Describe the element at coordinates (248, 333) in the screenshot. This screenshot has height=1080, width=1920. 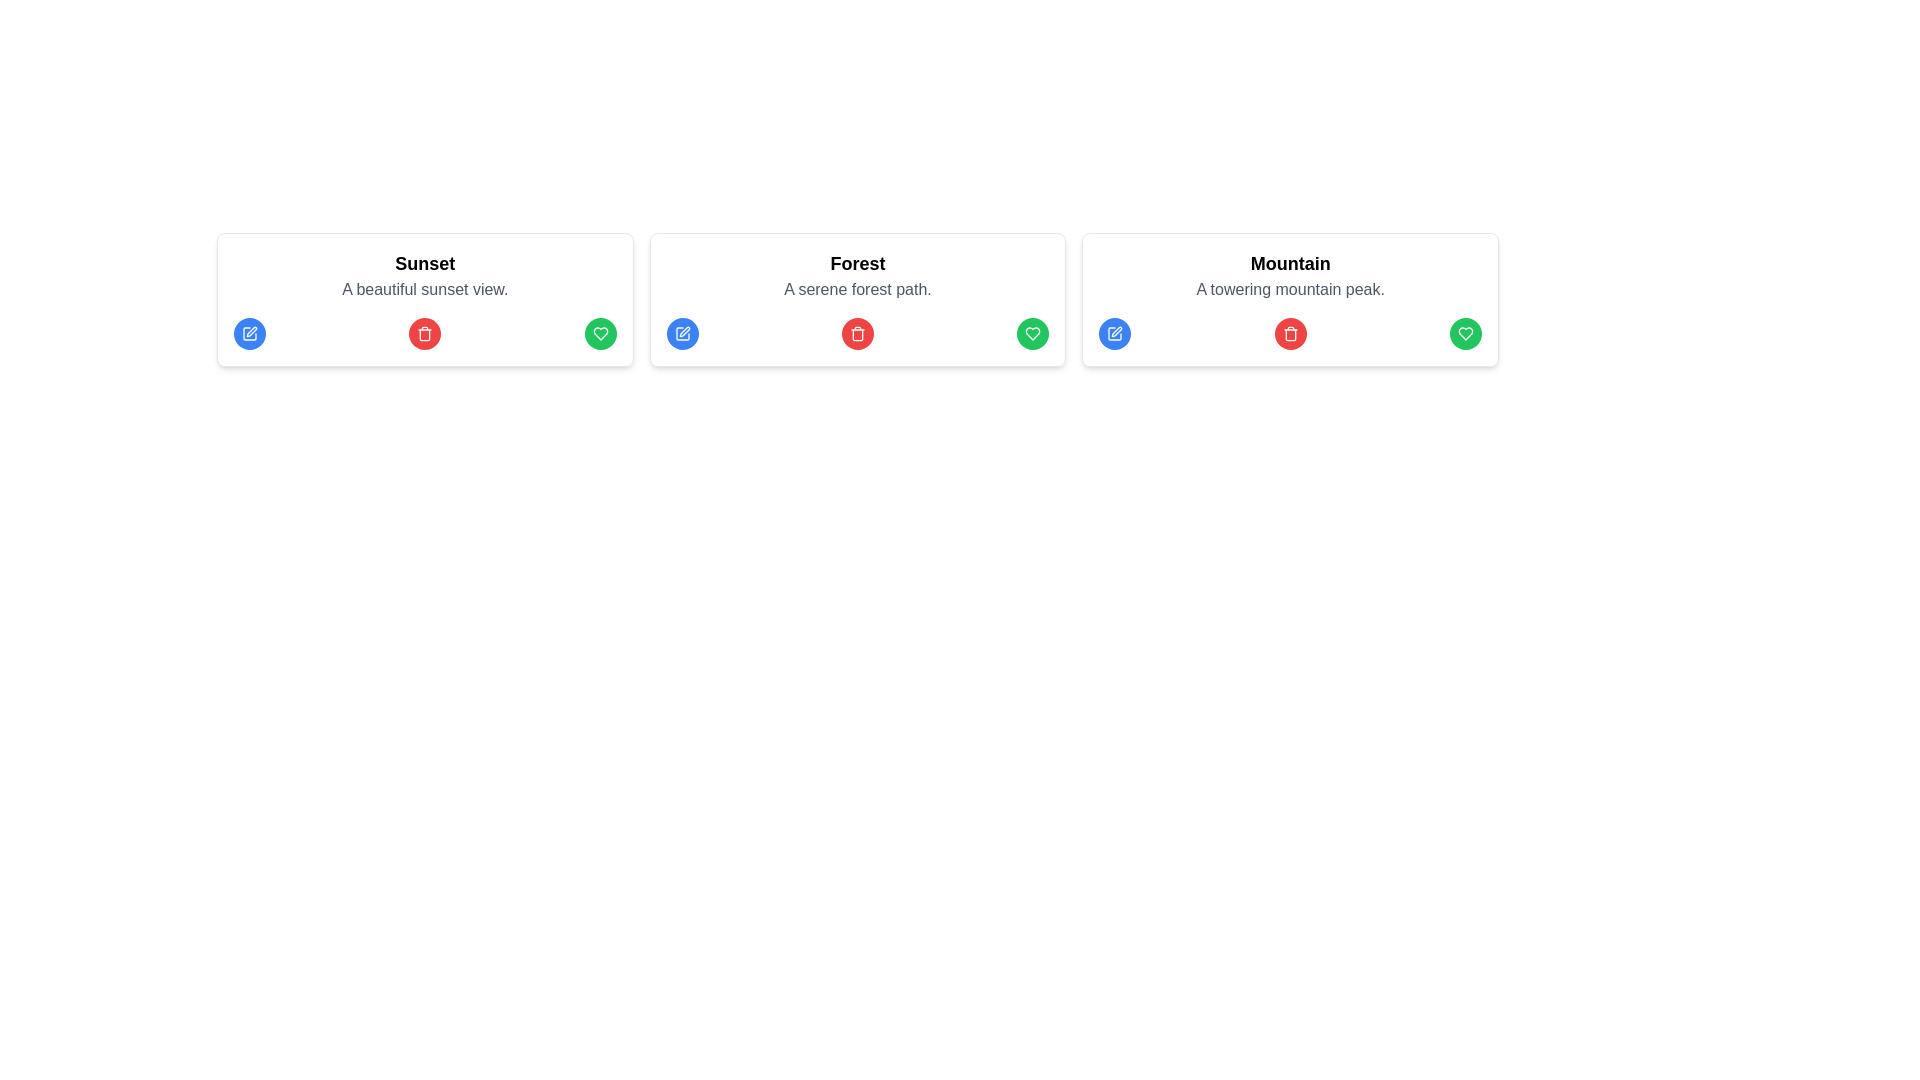
I see `the circular blue button with a pen icon and white text, located at the leftmost position among three buttons below the text 'Sunset'` at that location.